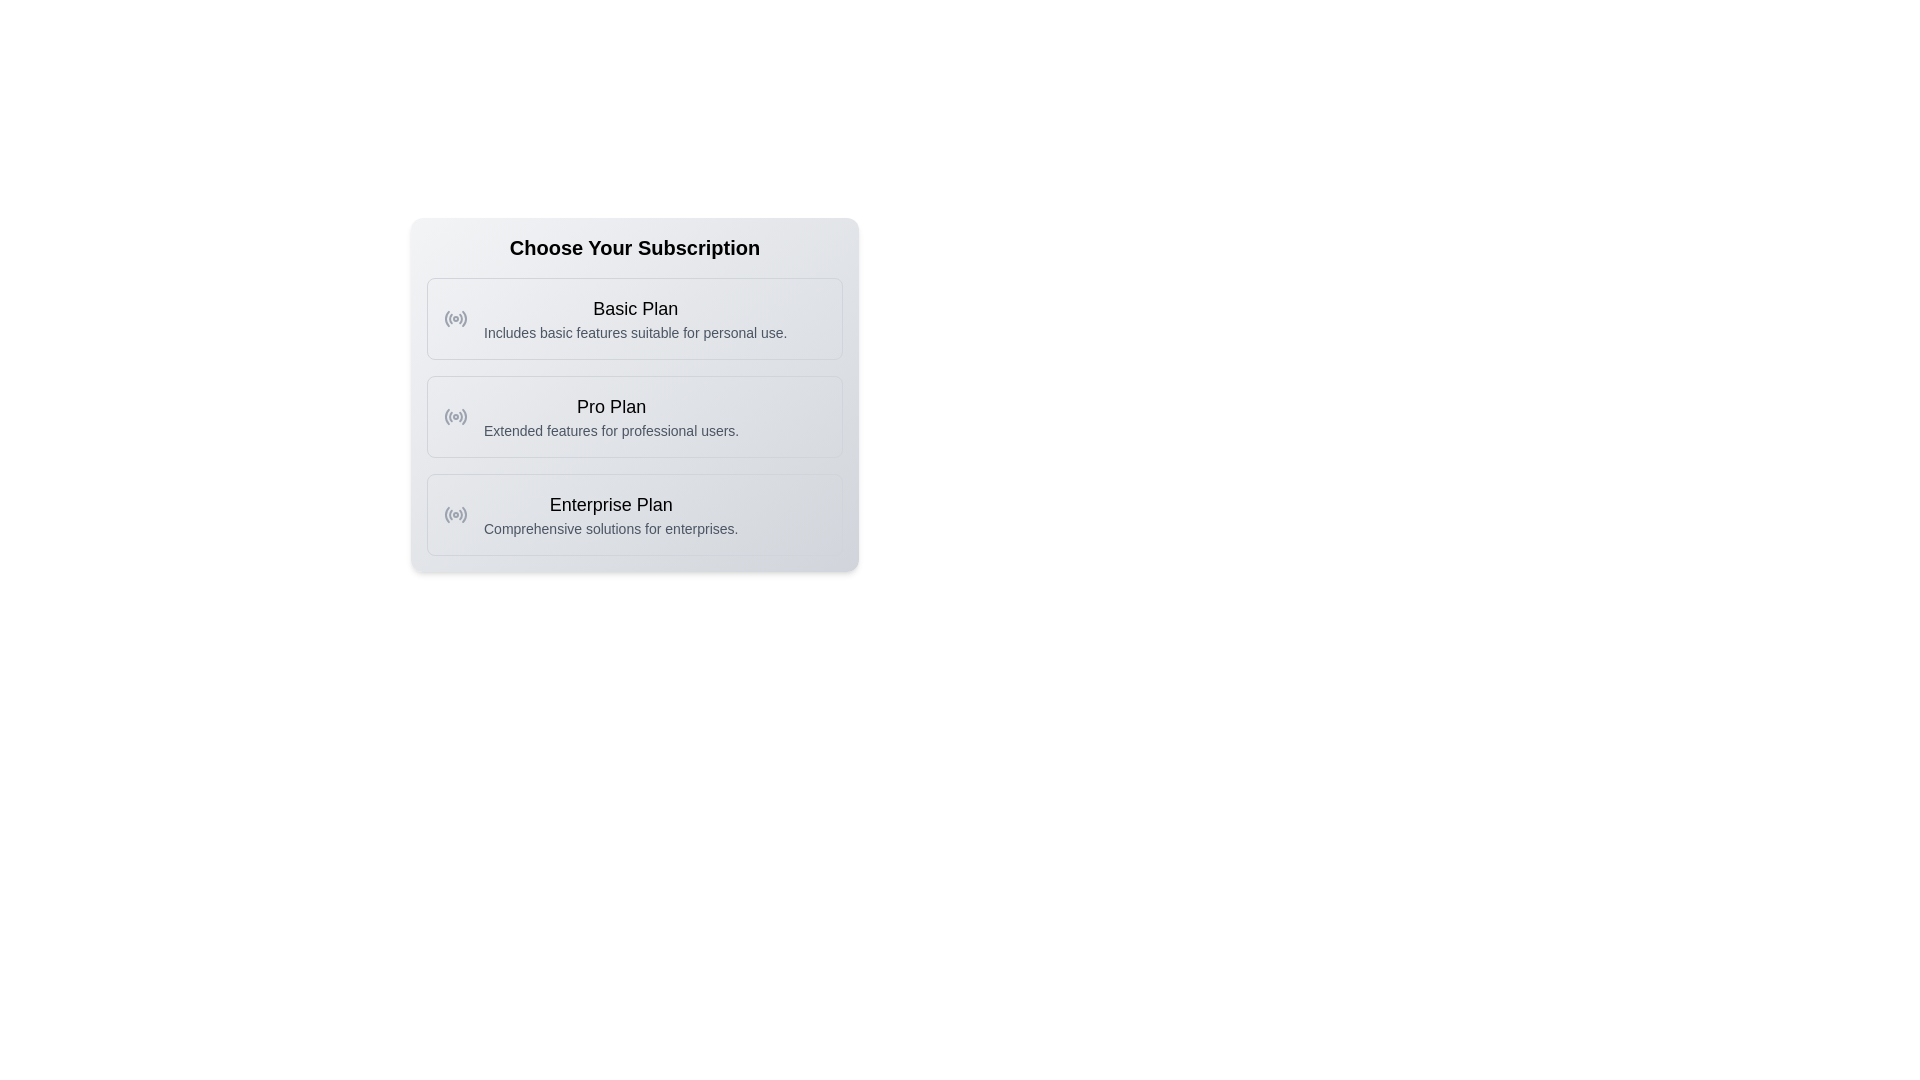 The width and height of the screenshot is (1920, 1080). What do you see at coordinates (610, 514) in the screenshot?
I see `information presented in the 'Enterprise Plan' text block, which is the third item in the vertically stacked list of subscription plans` at bounding box center [610, 514].